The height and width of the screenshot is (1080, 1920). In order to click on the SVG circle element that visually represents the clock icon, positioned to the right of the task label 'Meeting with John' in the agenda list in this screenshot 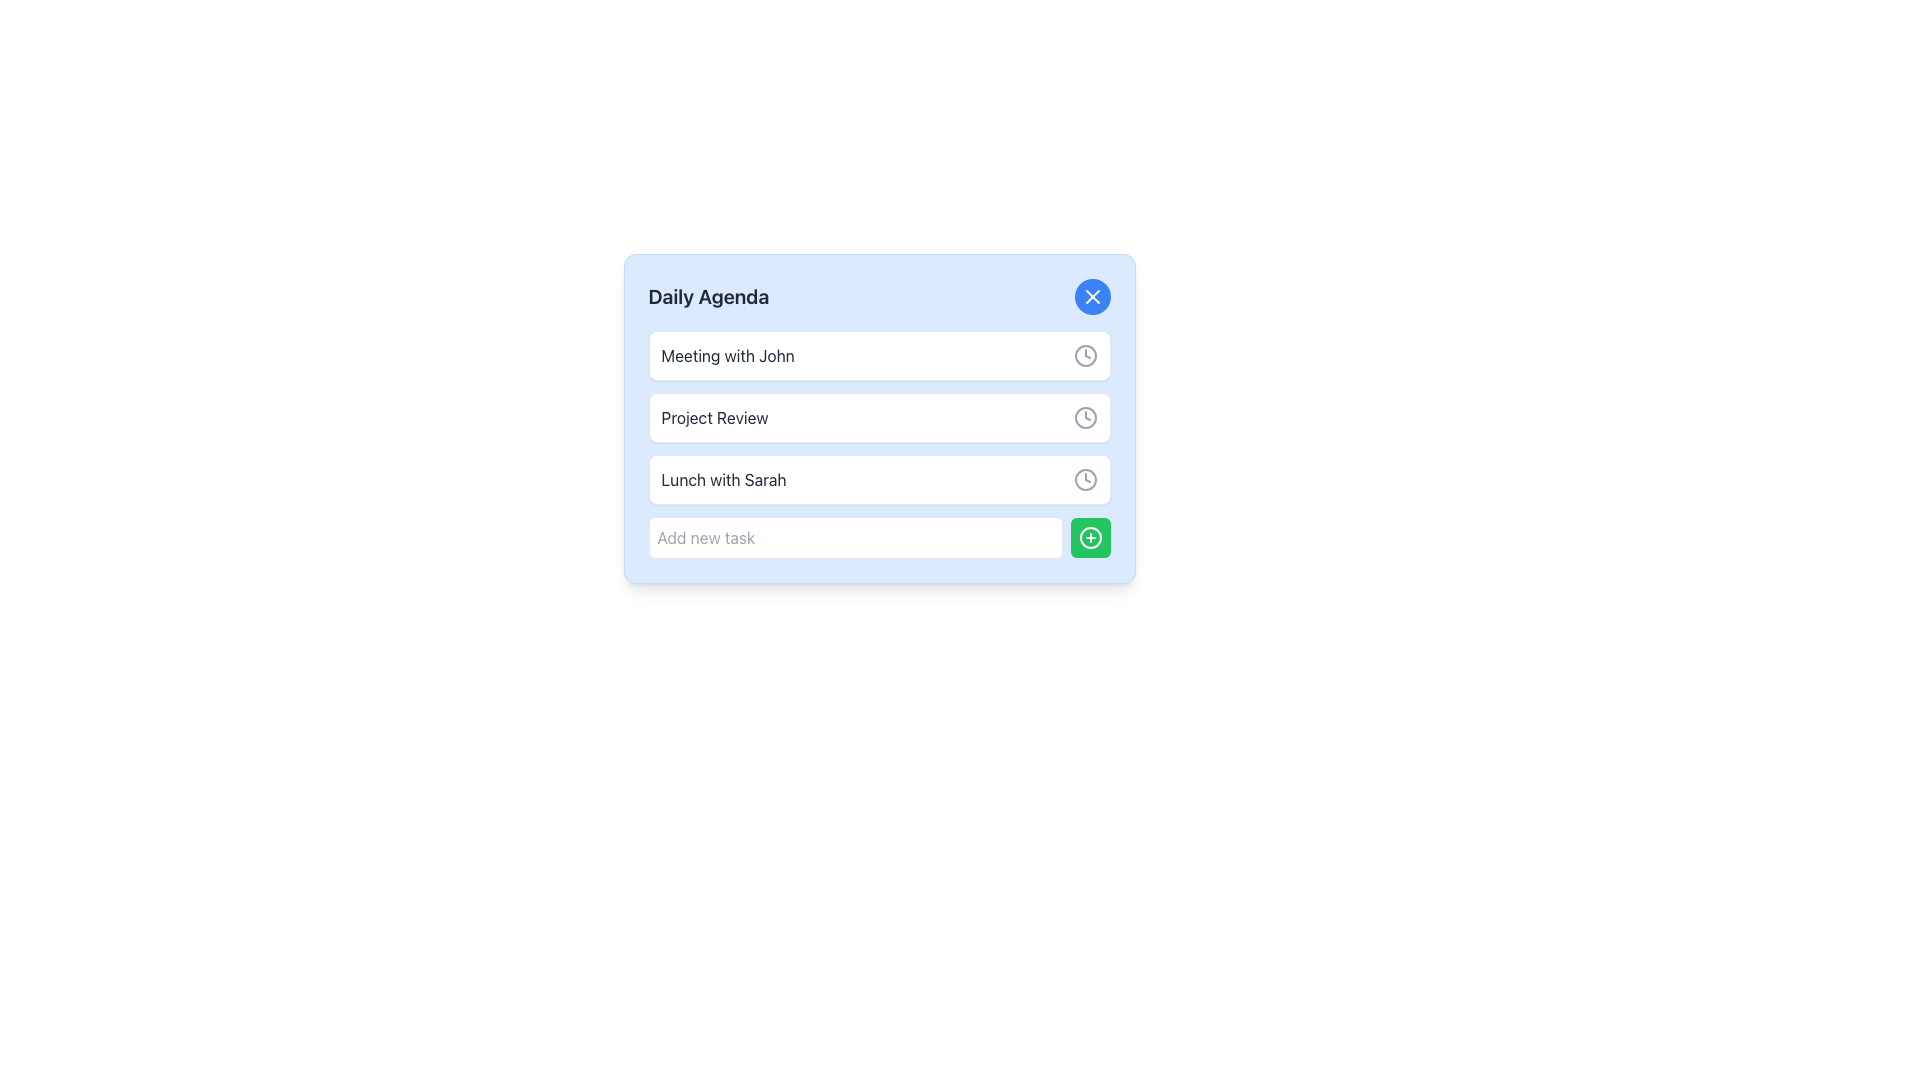, I will do `click(1084, 354)`.